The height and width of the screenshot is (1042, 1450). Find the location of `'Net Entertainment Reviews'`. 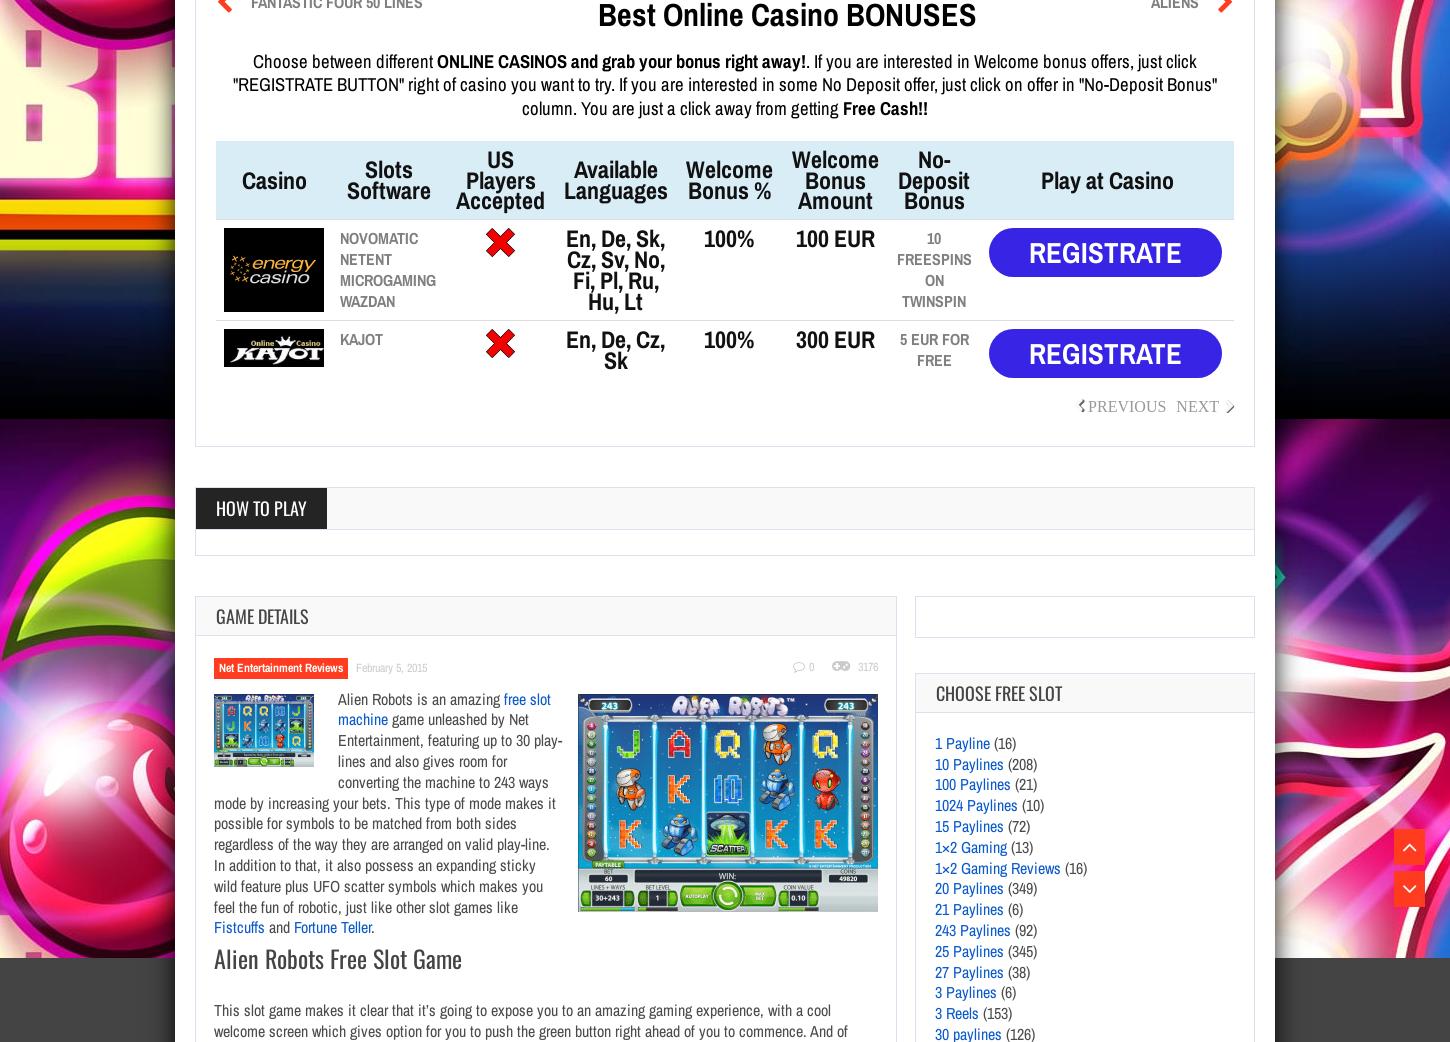

'Net Entertainment Reviews' is located at coordinates (281, 666).